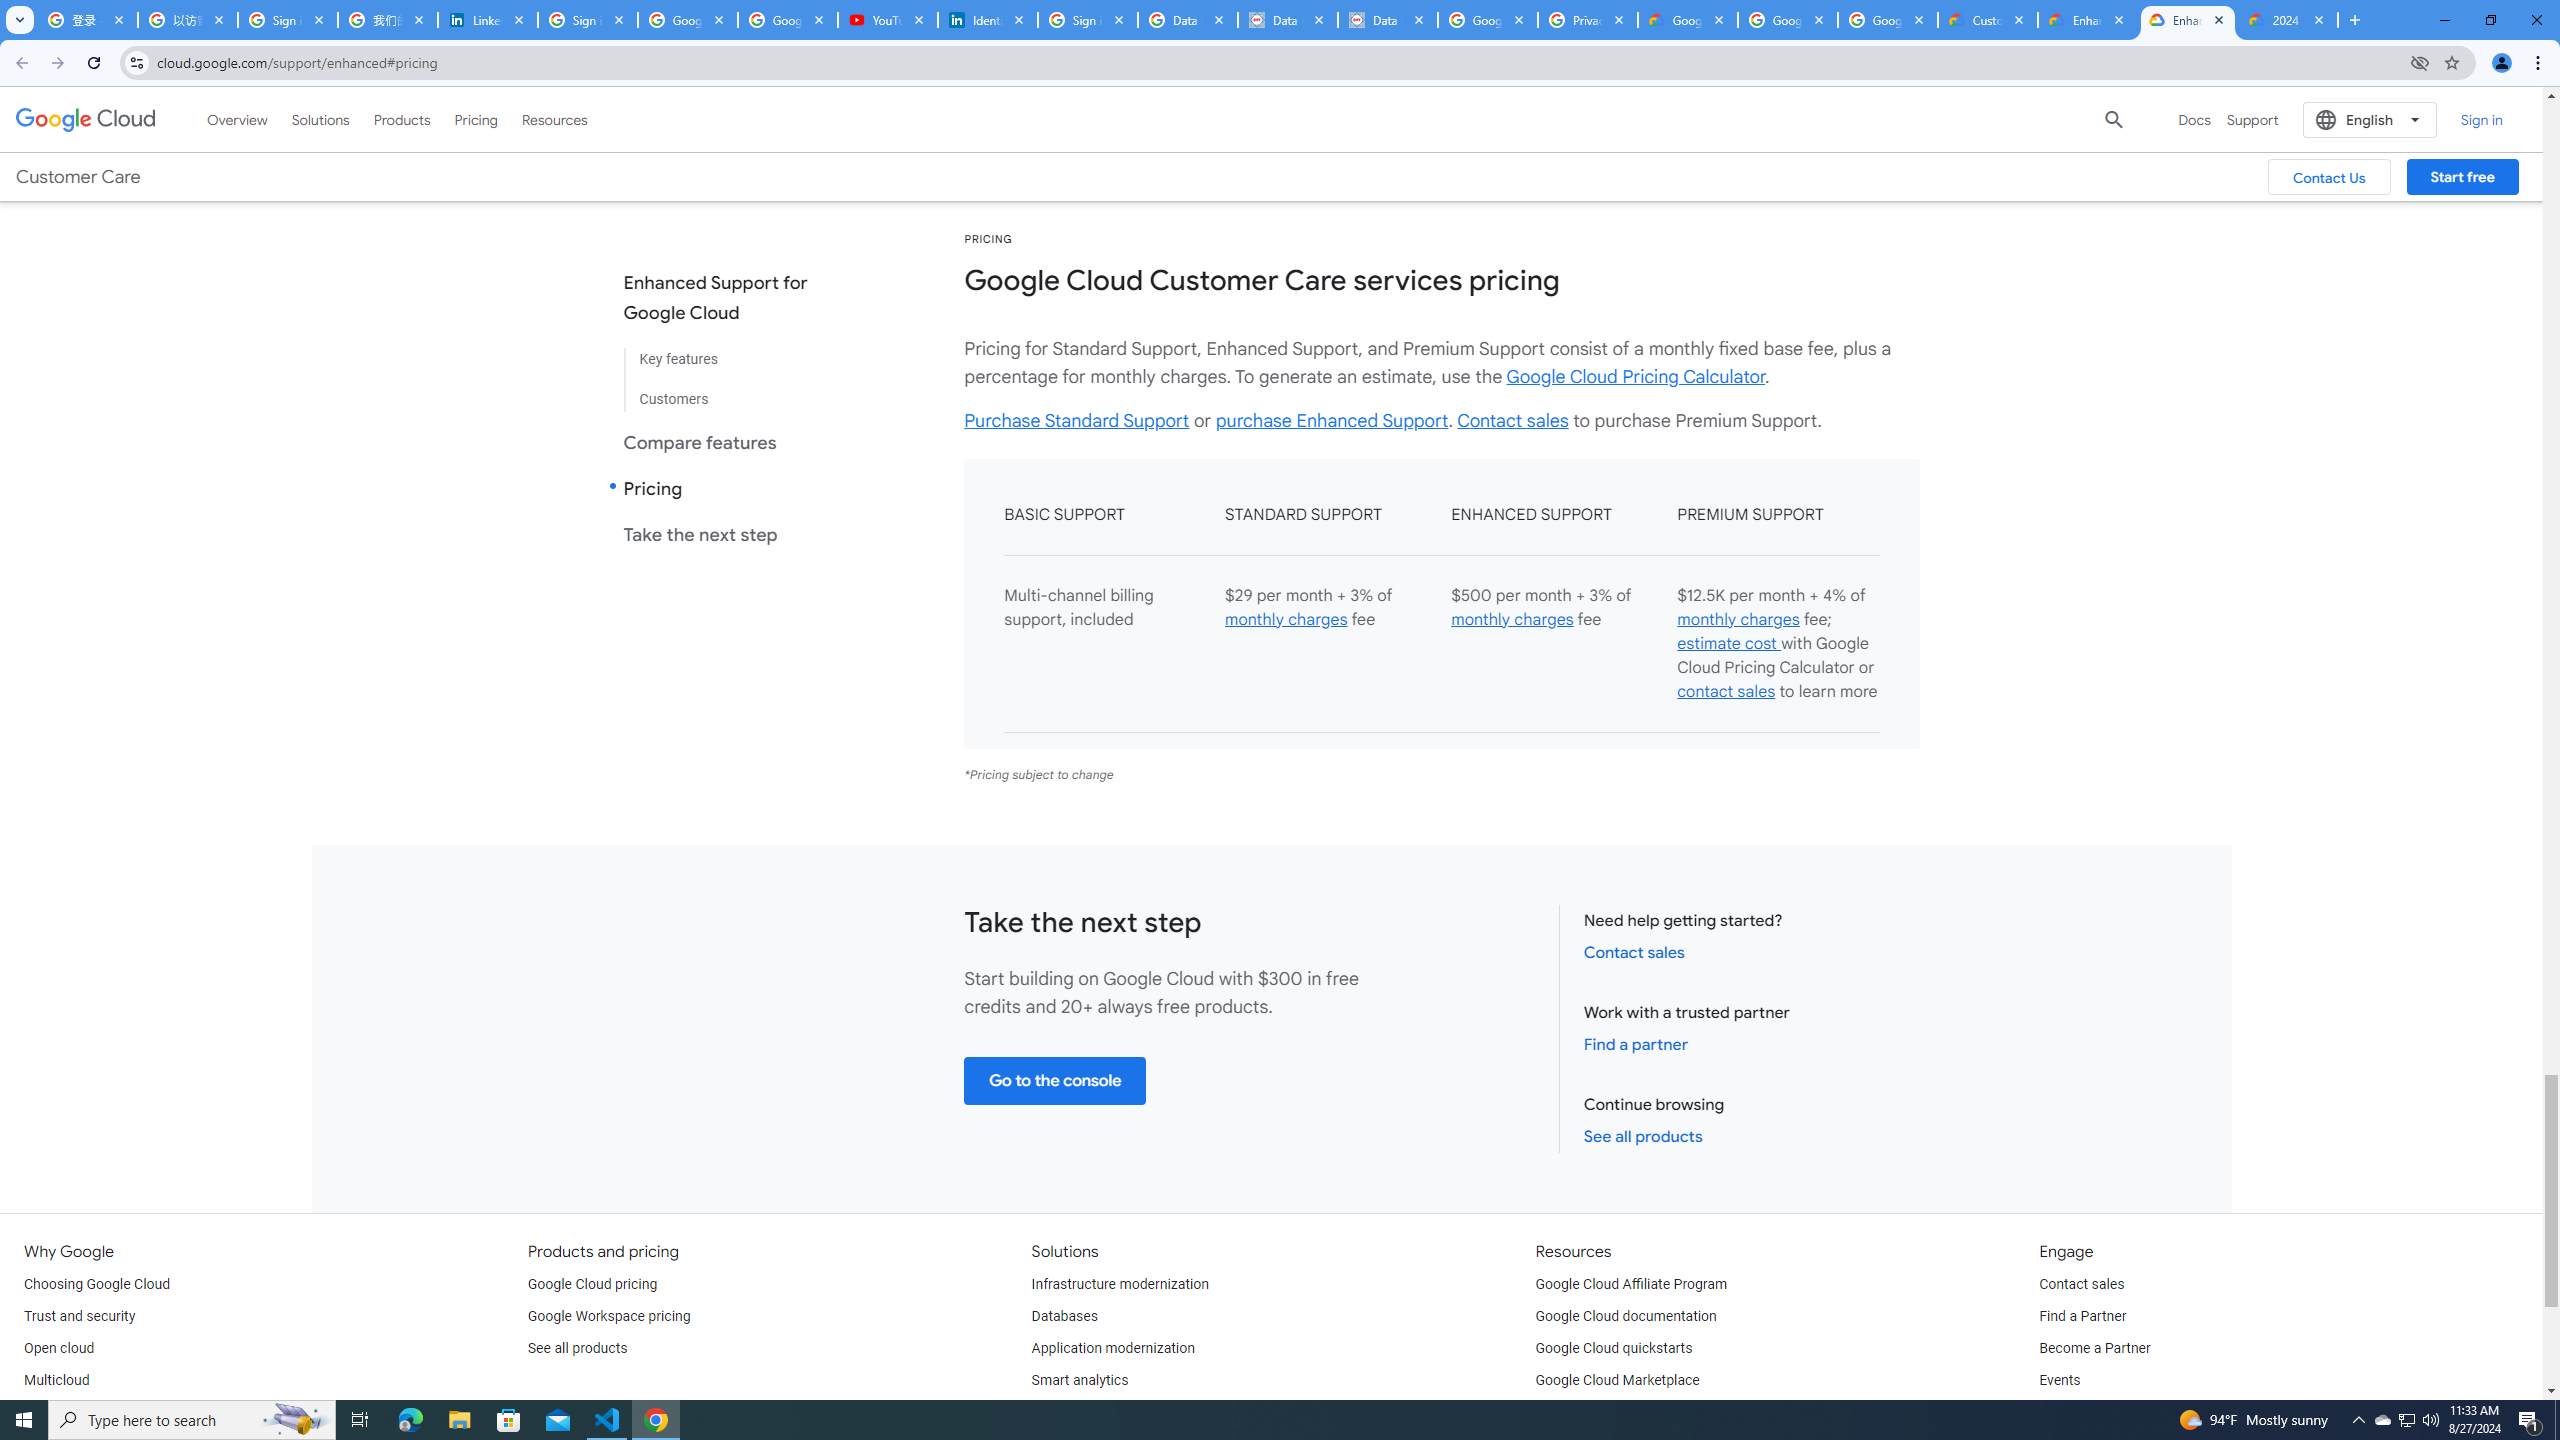  I want to click on 'Google Cloud Pricing Calculator', so click(1634, 375).